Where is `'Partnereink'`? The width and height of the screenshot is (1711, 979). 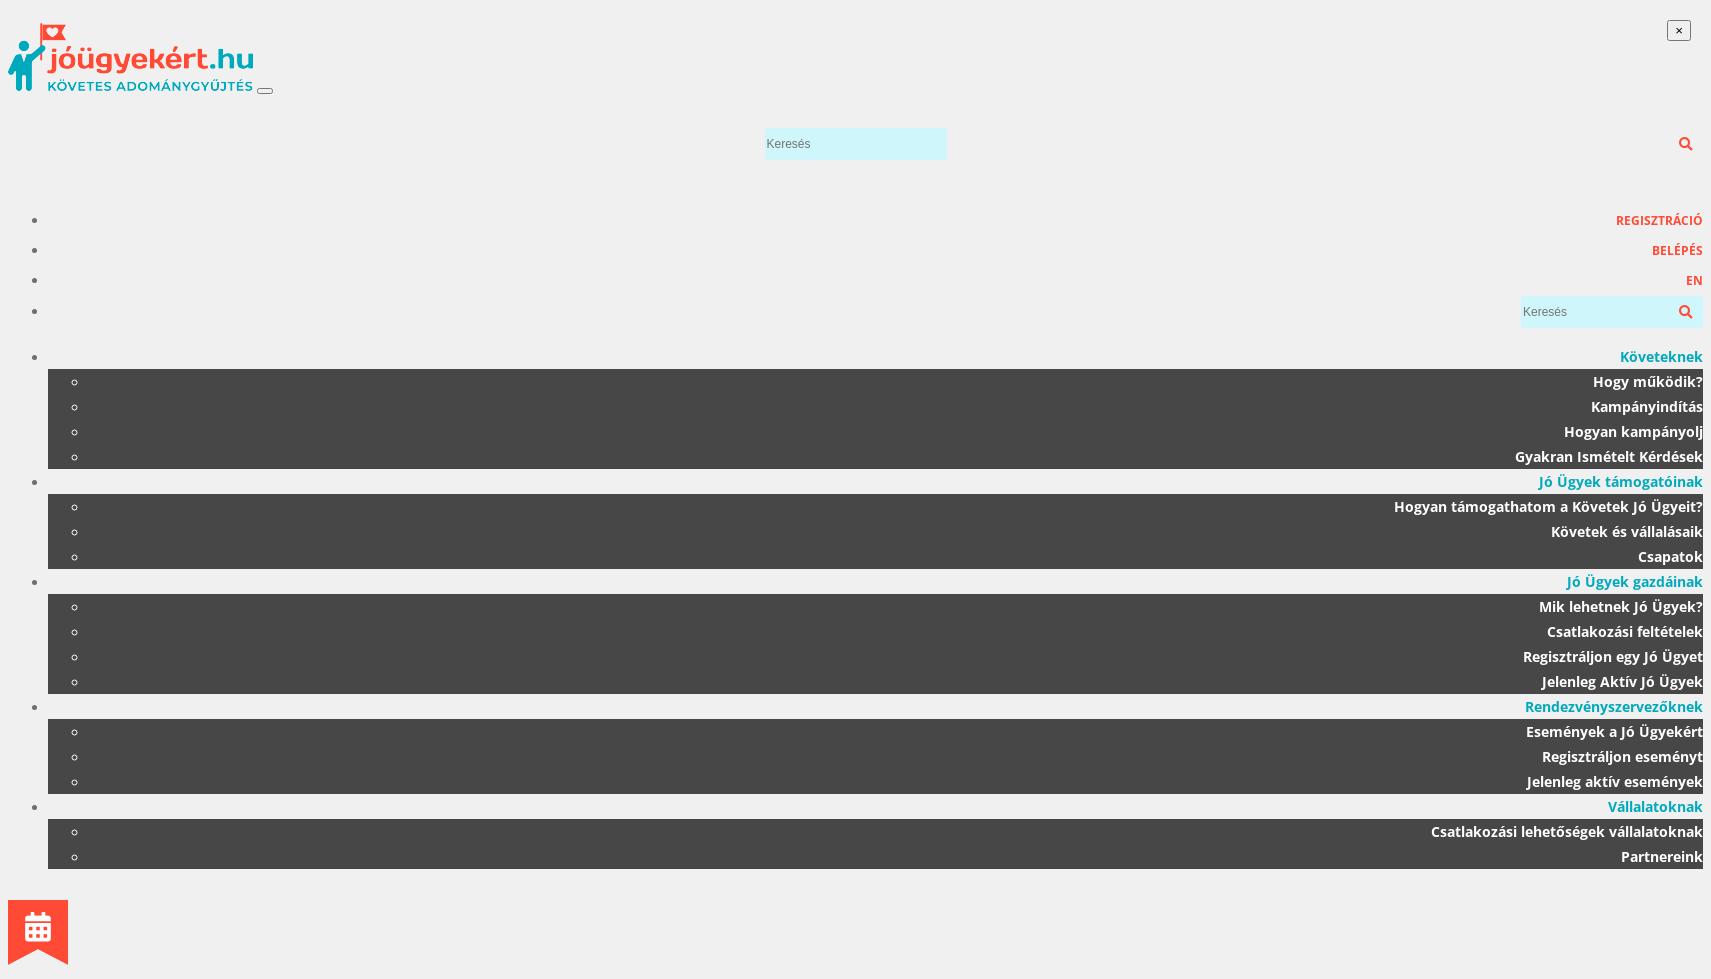
'Partnereink' is located at coordinates (1662, 855).